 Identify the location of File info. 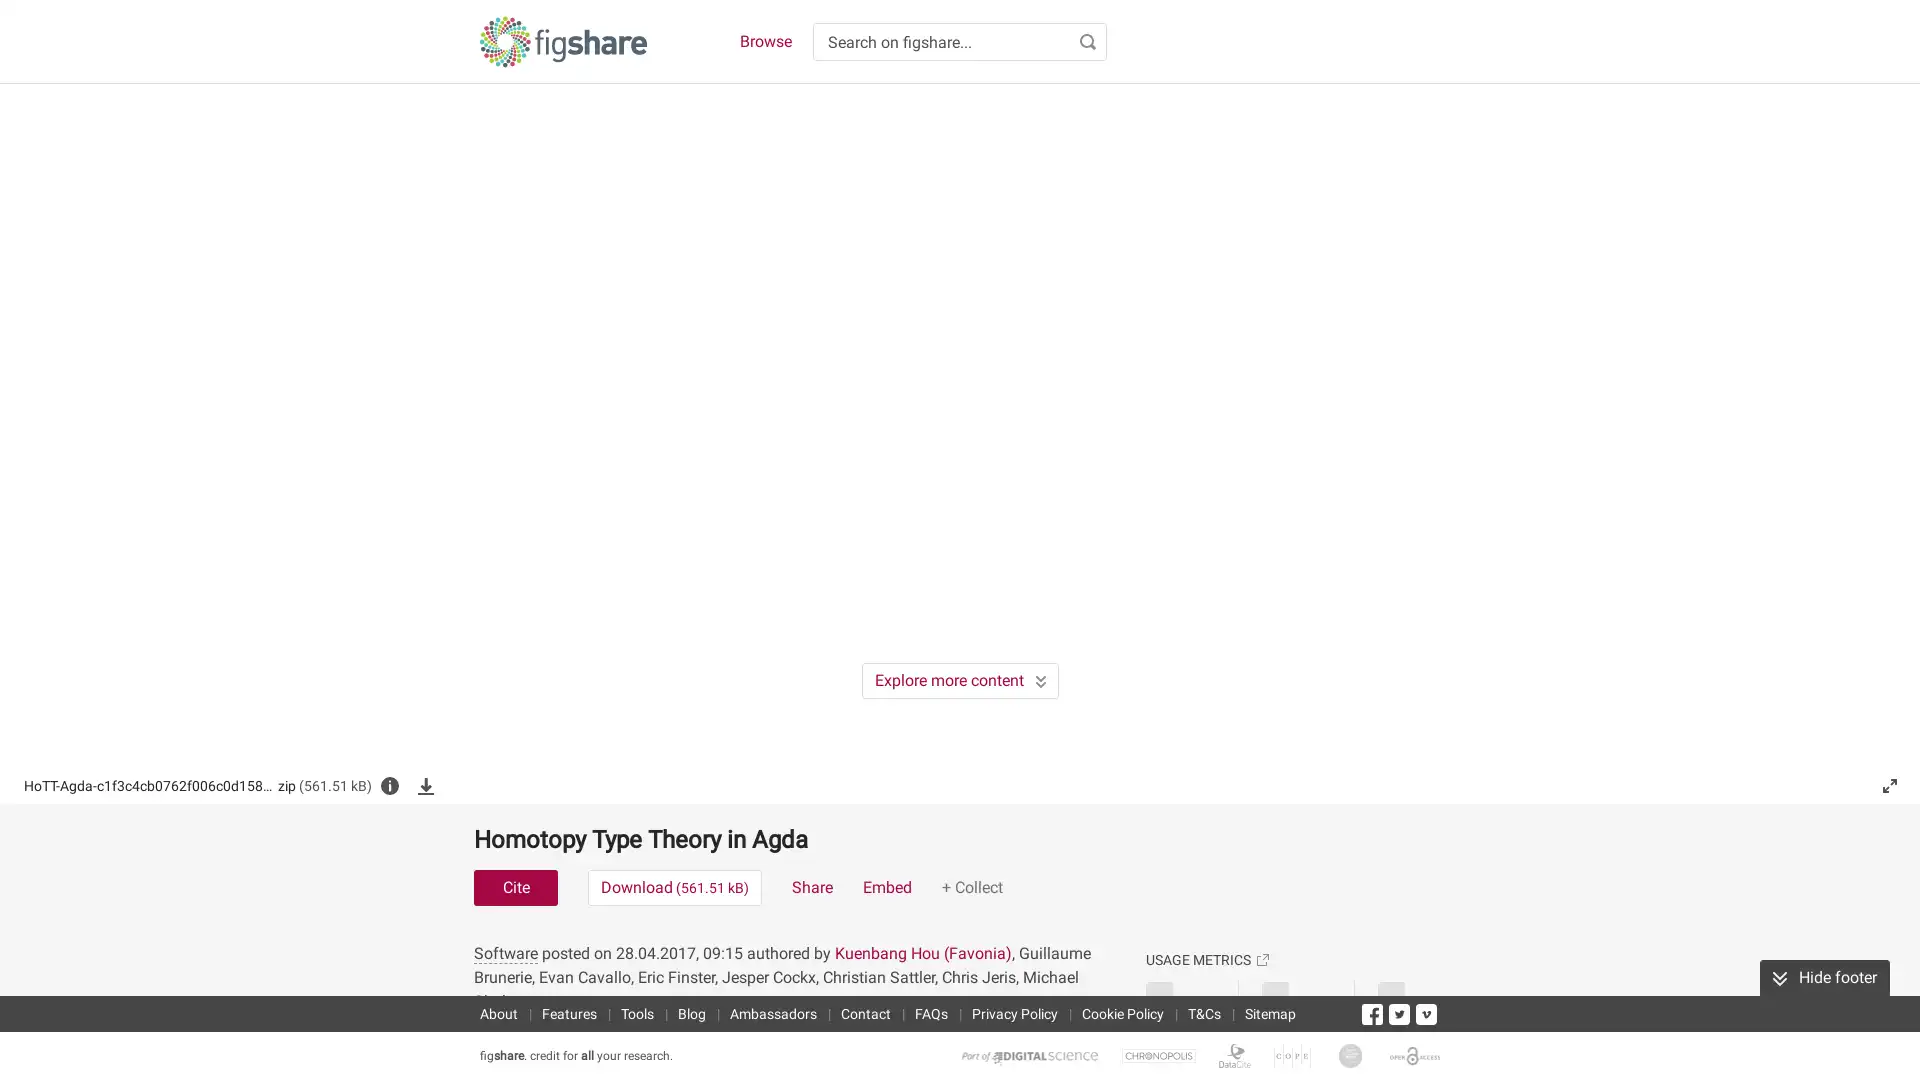
(389, 852).